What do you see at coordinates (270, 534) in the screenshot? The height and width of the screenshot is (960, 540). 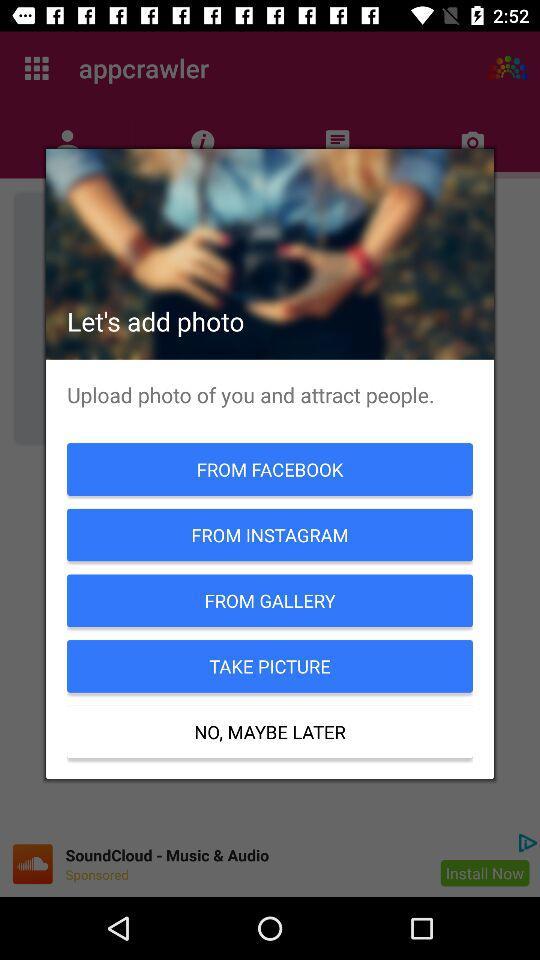 I see `the from instagram item` at bounding box center [270, 534].